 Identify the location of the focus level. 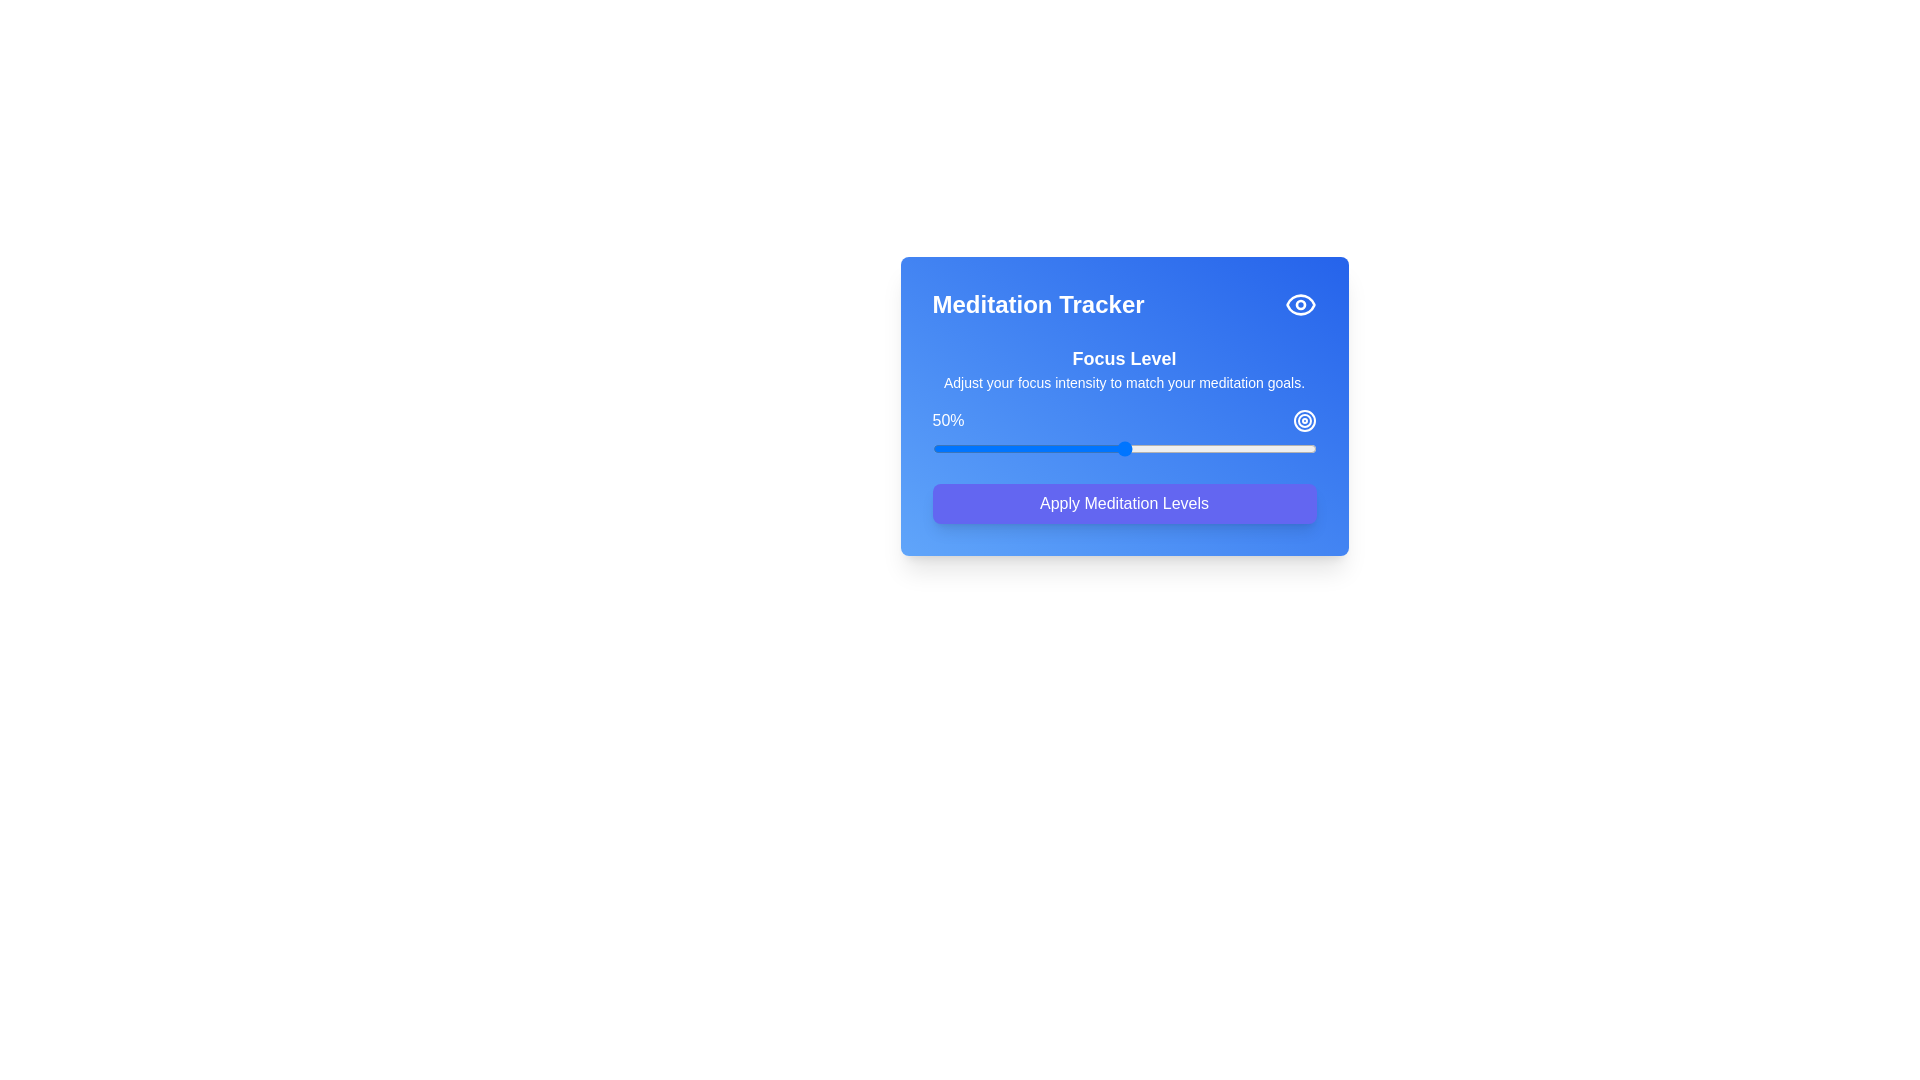
(1058, 447).